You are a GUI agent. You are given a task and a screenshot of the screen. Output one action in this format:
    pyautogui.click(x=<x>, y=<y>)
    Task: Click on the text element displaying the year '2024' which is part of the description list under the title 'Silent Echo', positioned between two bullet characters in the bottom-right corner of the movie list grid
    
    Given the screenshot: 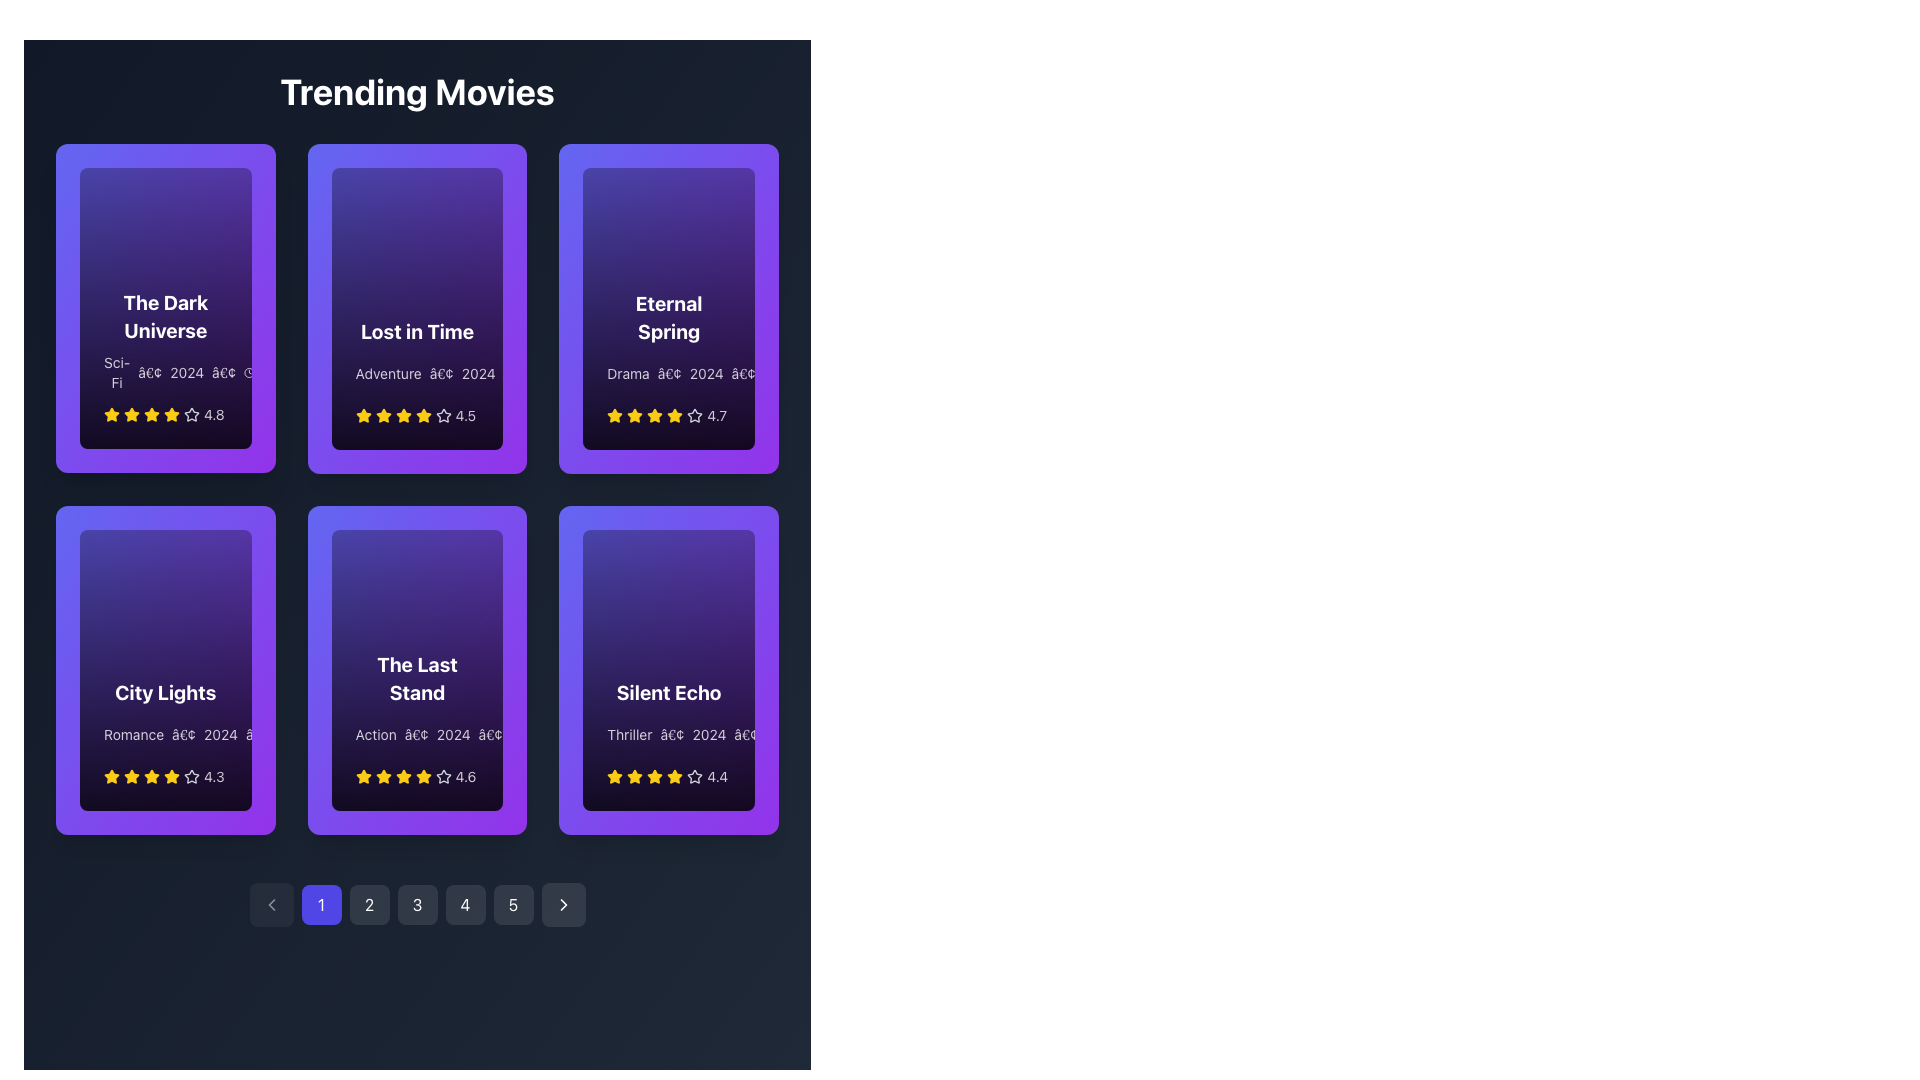 What is the action you would take?
    pyautogui.click(x=709, y=735)
    